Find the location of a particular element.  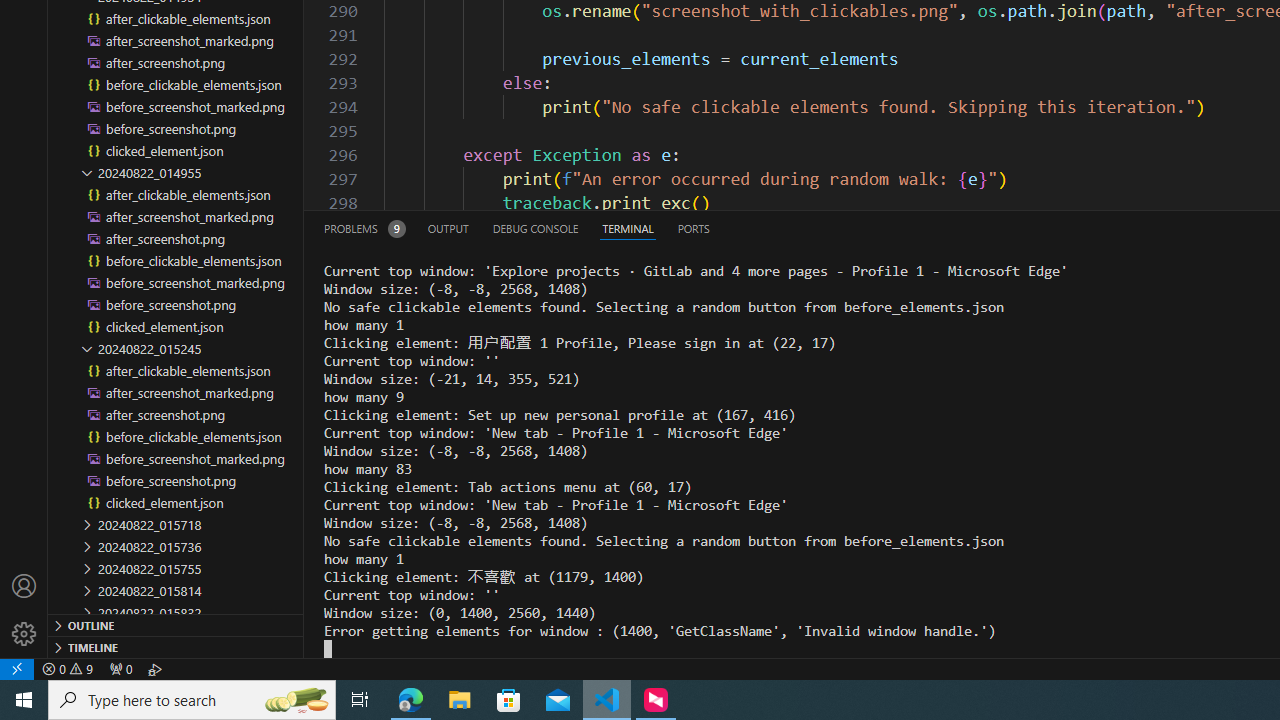

'No Ports Forwarded' is located at coordinates (119, 668).